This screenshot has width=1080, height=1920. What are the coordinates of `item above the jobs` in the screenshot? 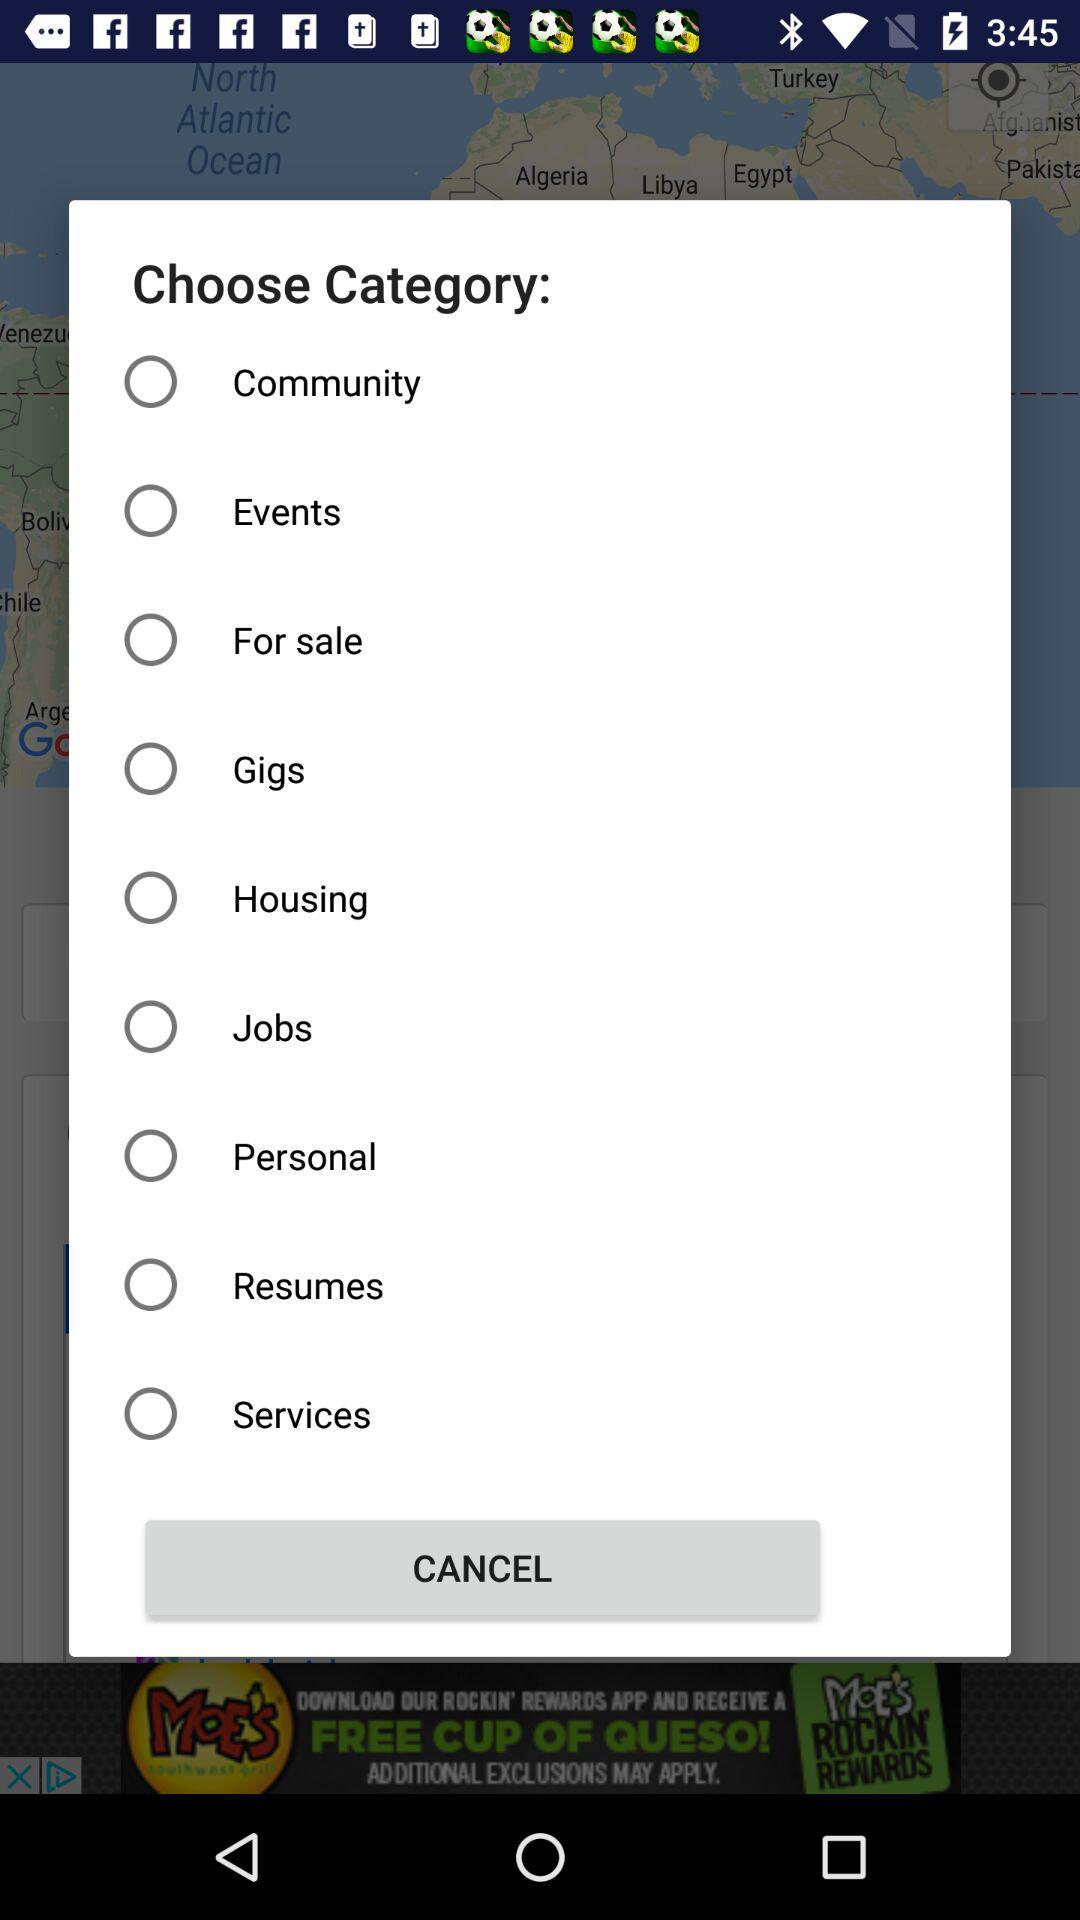 It's located at (482, 896).